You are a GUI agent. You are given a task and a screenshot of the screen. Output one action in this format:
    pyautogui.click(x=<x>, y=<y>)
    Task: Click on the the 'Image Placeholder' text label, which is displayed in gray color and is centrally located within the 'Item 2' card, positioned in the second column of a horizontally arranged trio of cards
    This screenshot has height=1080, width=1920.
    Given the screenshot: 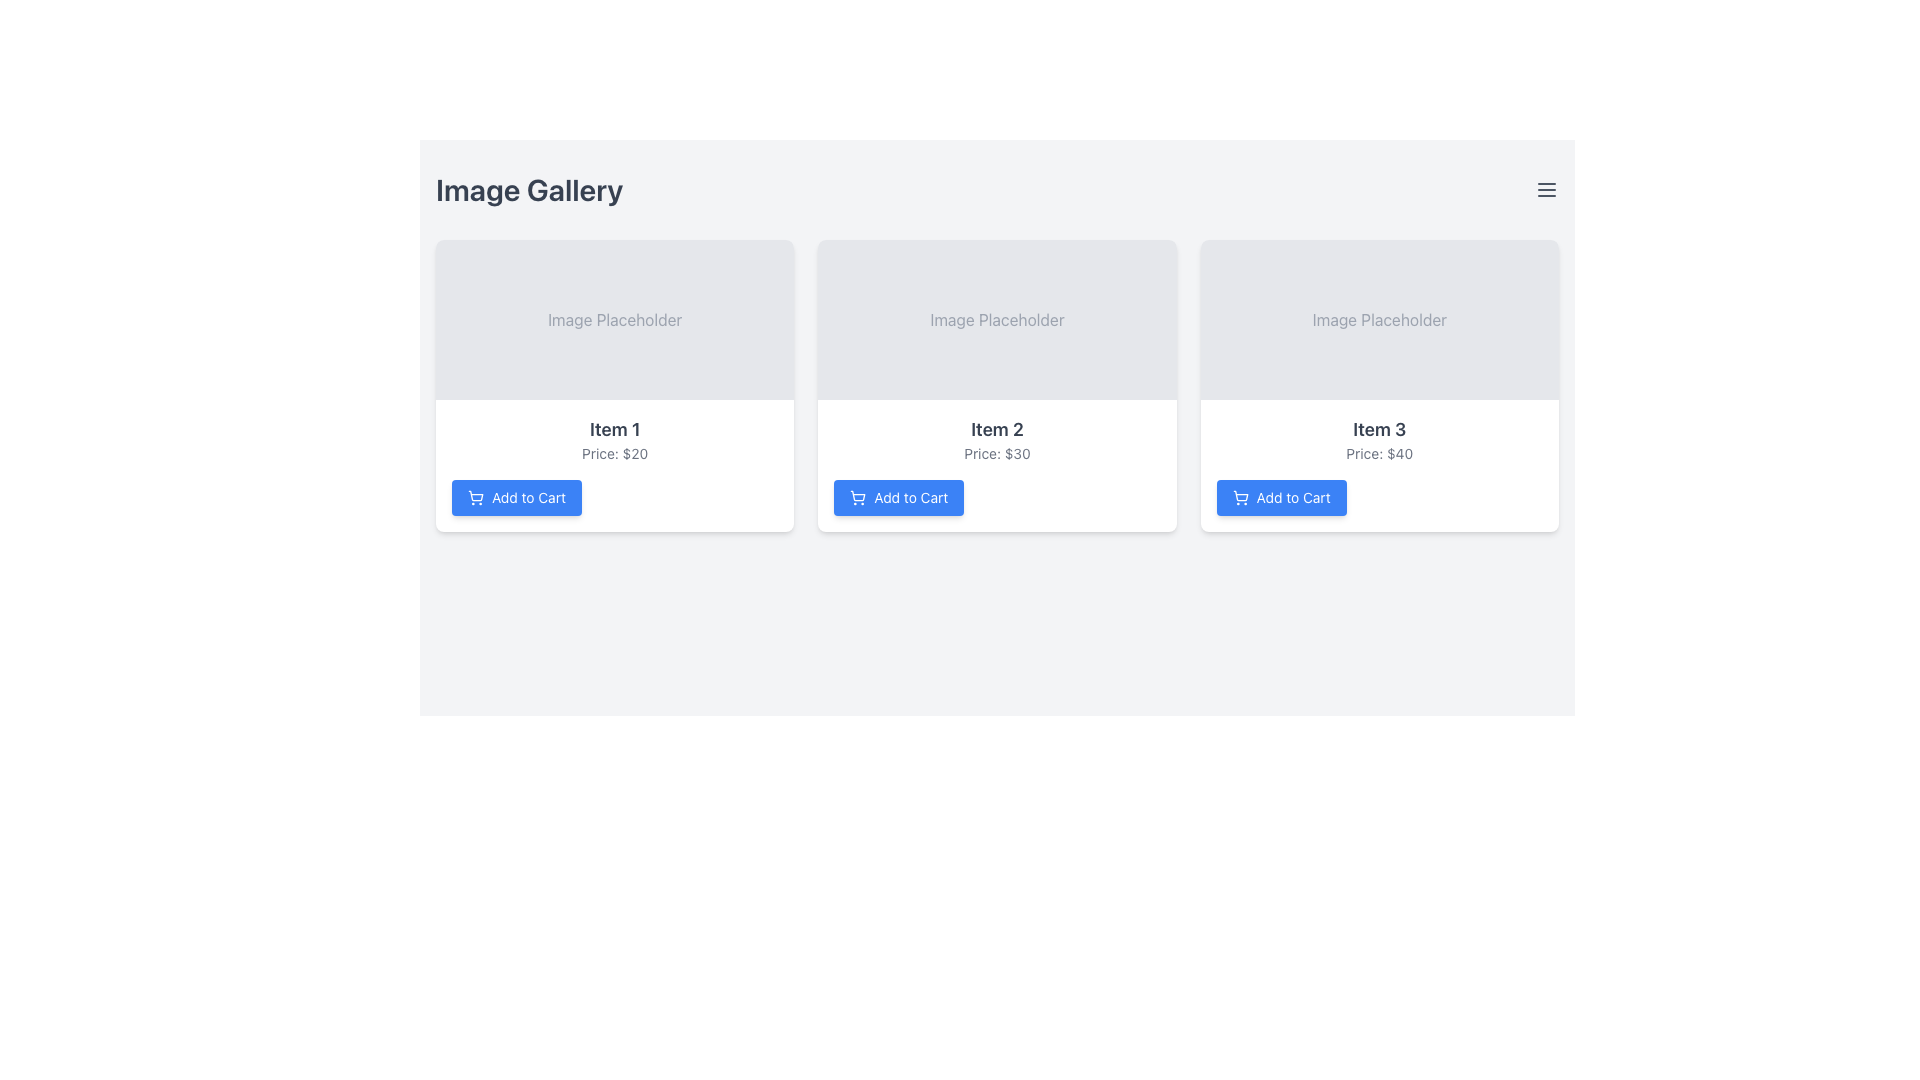 What is the action you would take?
    pyautogui.click(x=997, y=319)
    